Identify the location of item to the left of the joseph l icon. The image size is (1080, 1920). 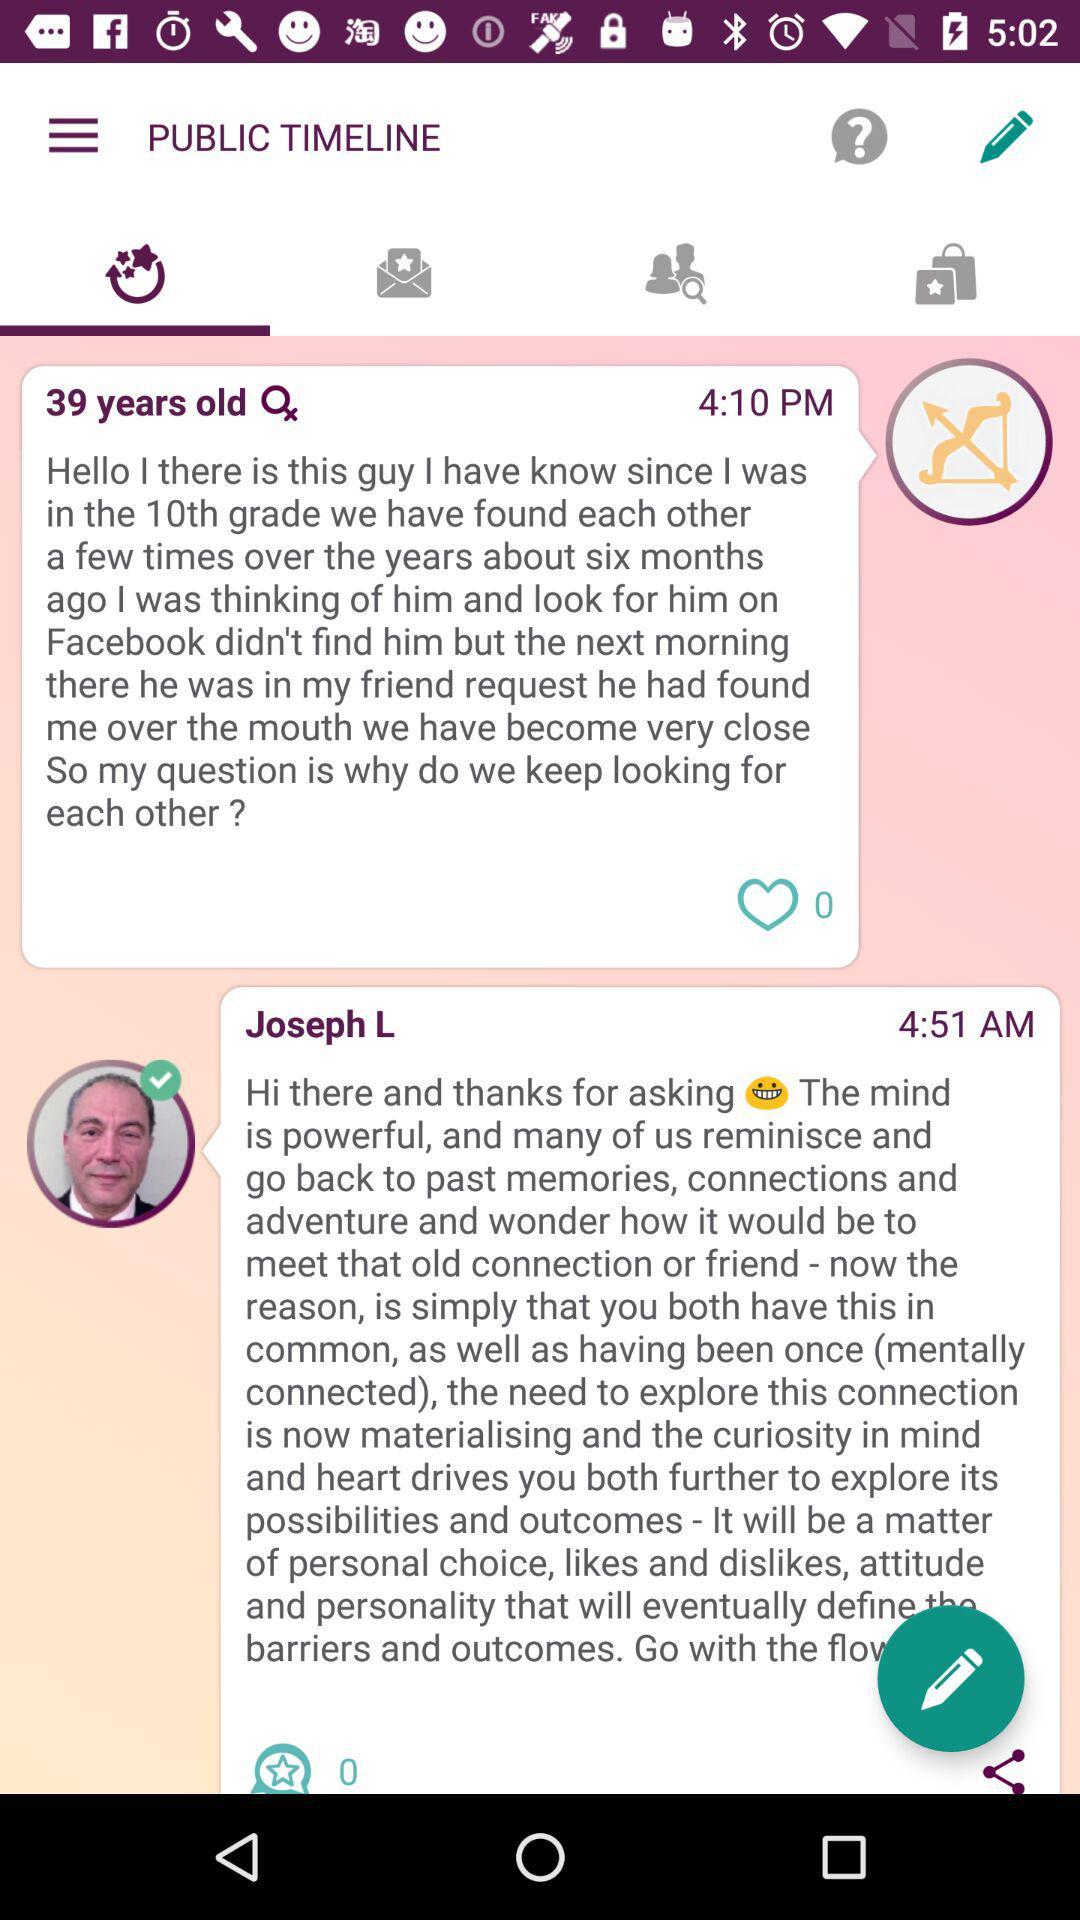
(111, 1143).